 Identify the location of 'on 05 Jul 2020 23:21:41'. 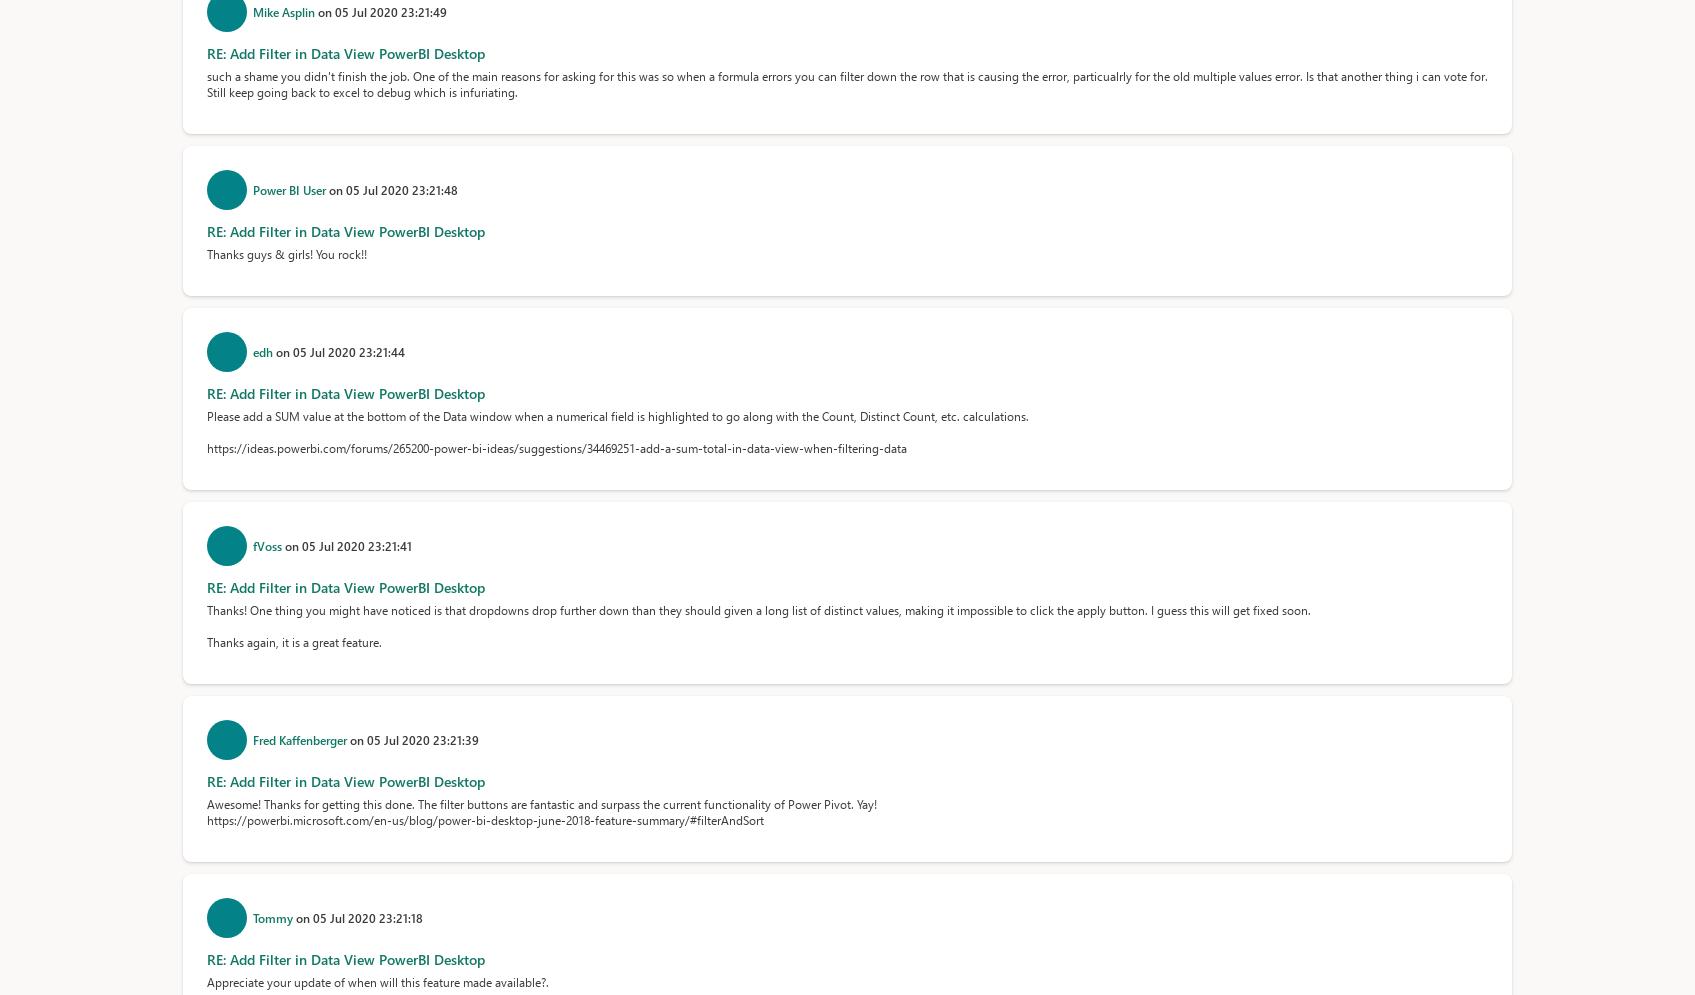
(284, 545).